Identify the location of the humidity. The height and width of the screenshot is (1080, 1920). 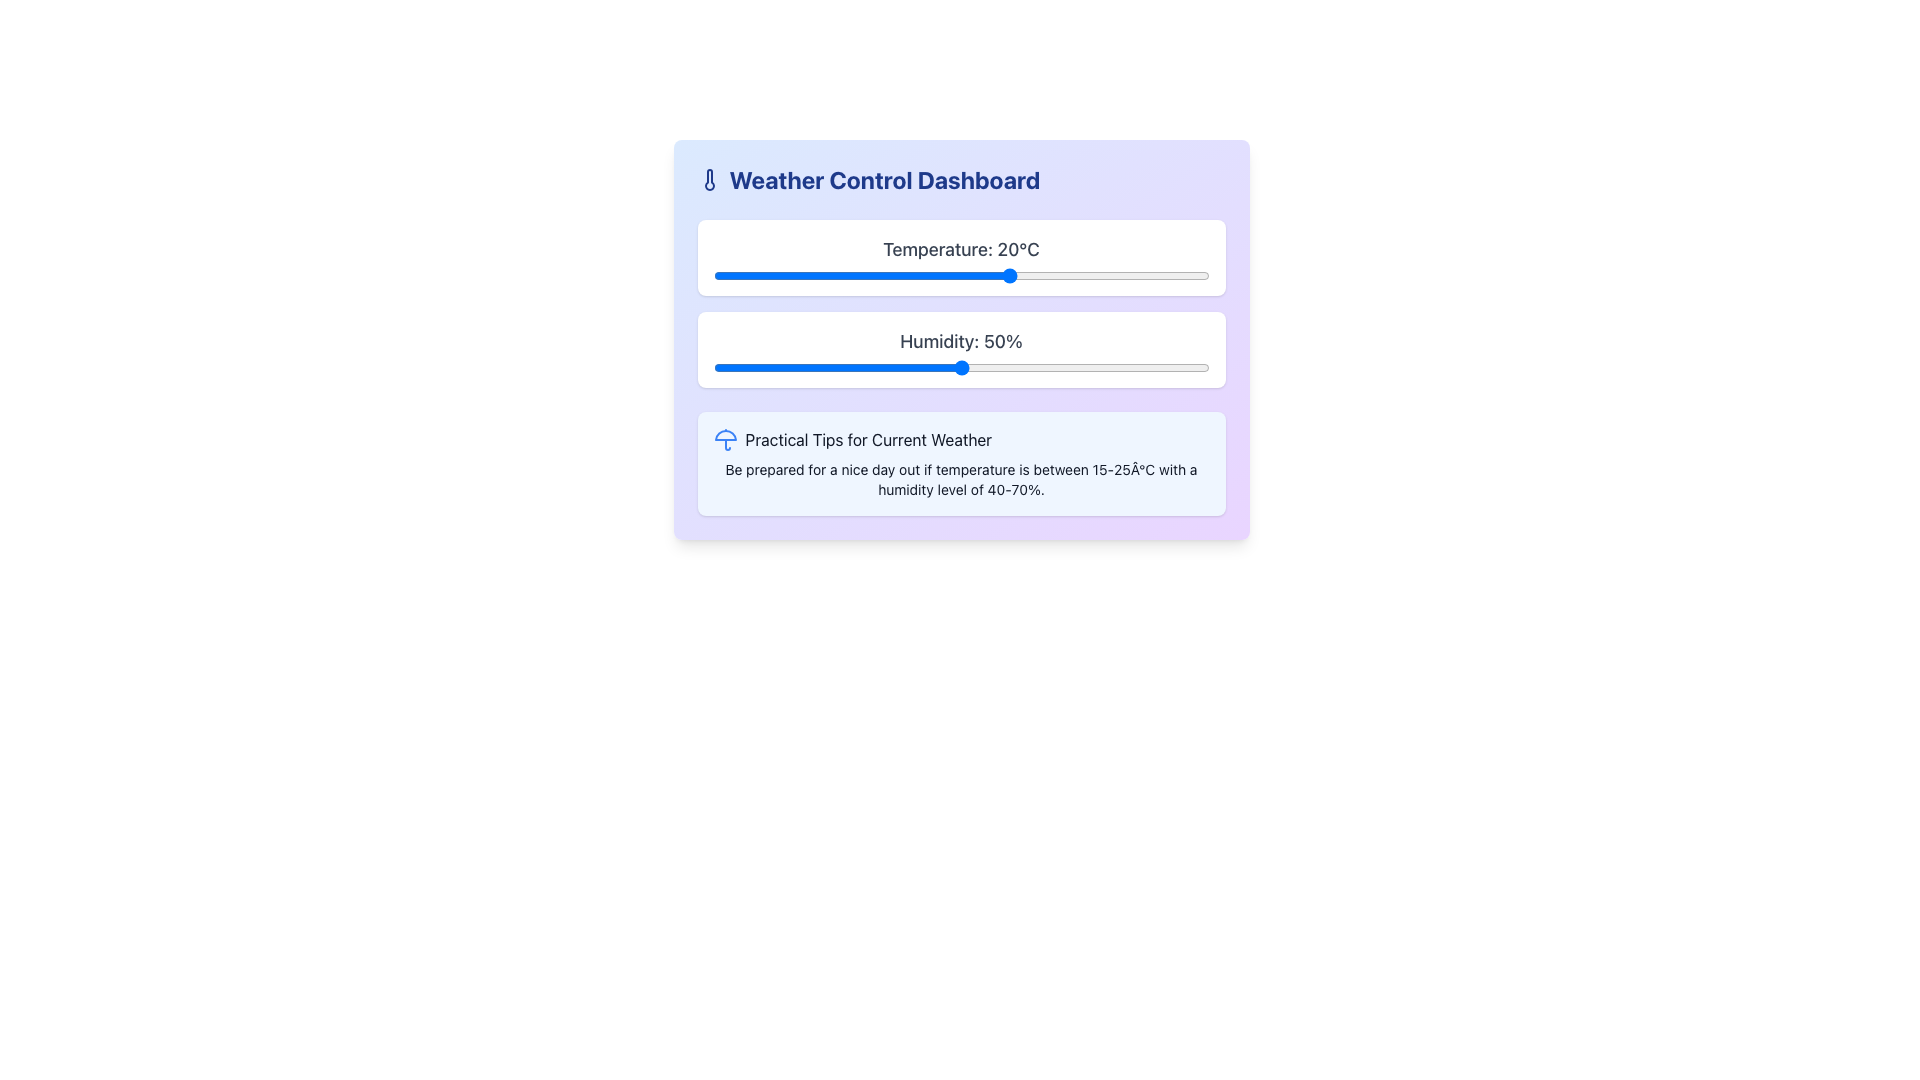
(1130, 367).